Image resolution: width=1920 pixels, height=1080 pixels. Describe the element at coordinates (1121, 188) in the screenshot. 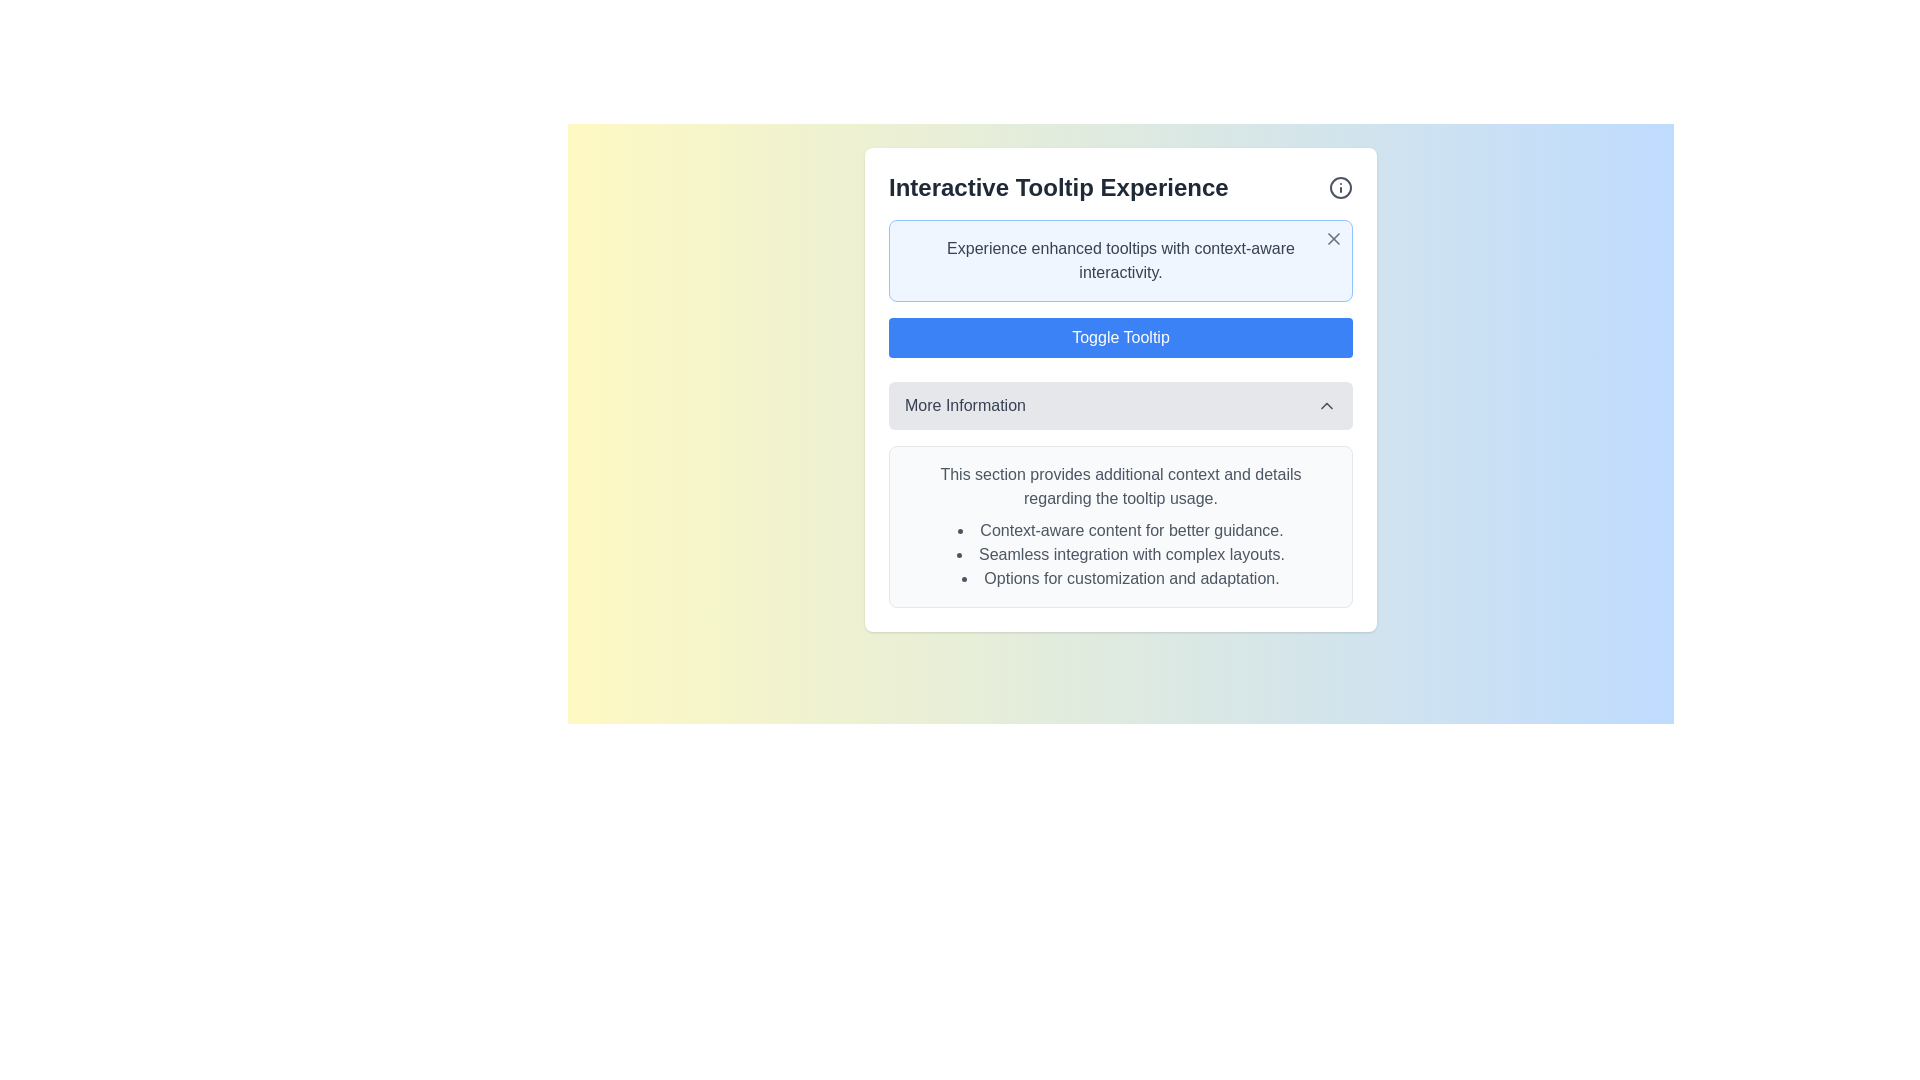

I see `prominent text header that displays 'Interactive Tooltip Experience' to obtain context` at that location.